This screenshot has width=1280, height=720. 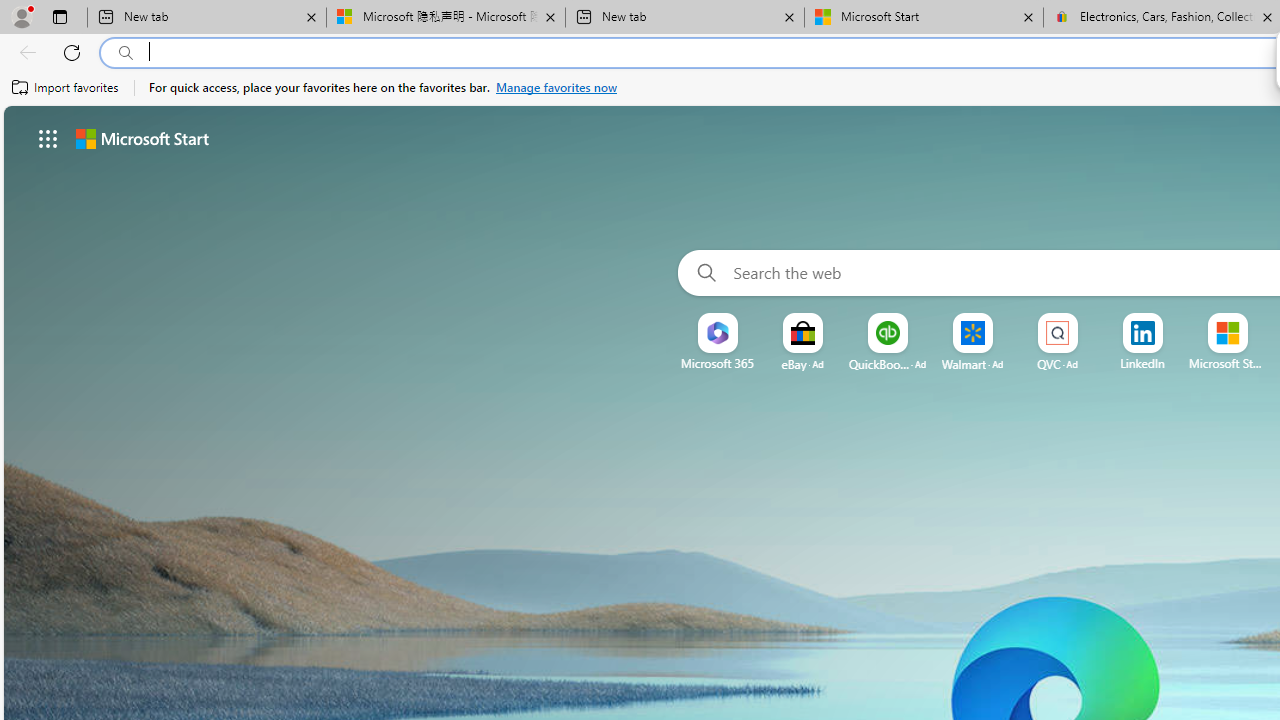 What do you see at coordinates (65, 87) in the screenshot?
I see `'Import favorites'` at bounding box center [65, 87].